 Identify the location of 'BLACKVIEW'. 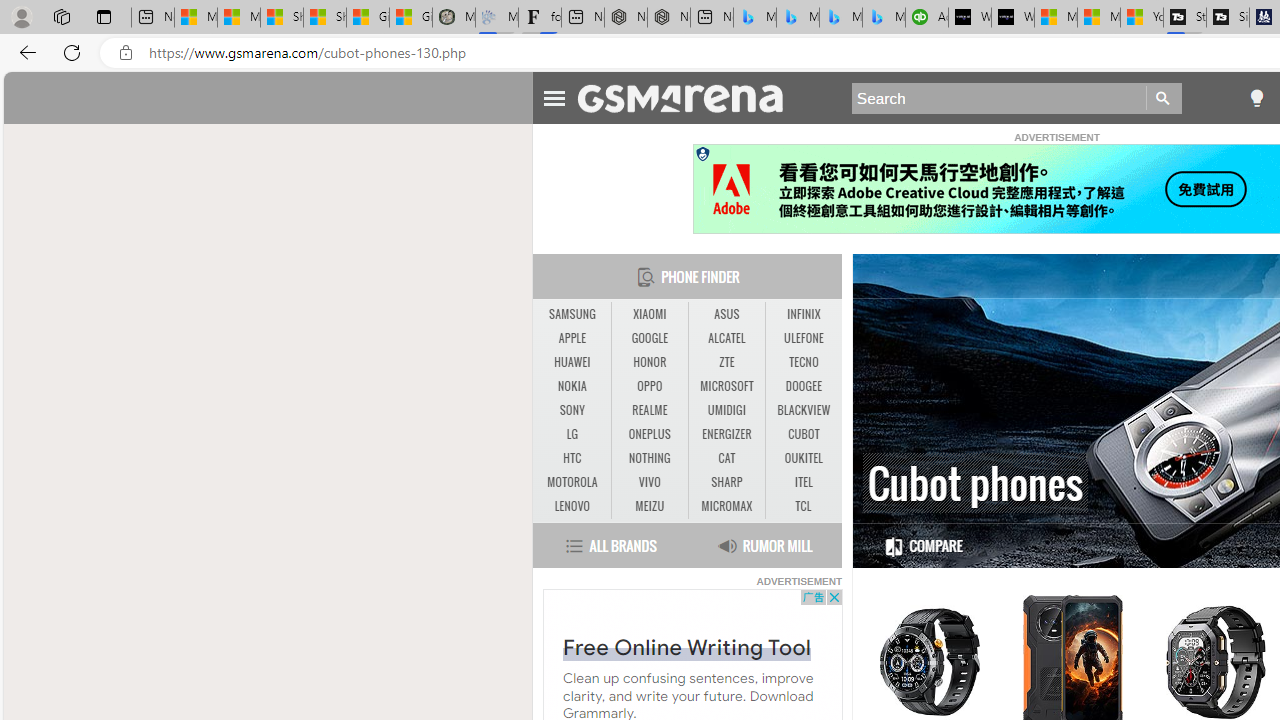
(803, 410).